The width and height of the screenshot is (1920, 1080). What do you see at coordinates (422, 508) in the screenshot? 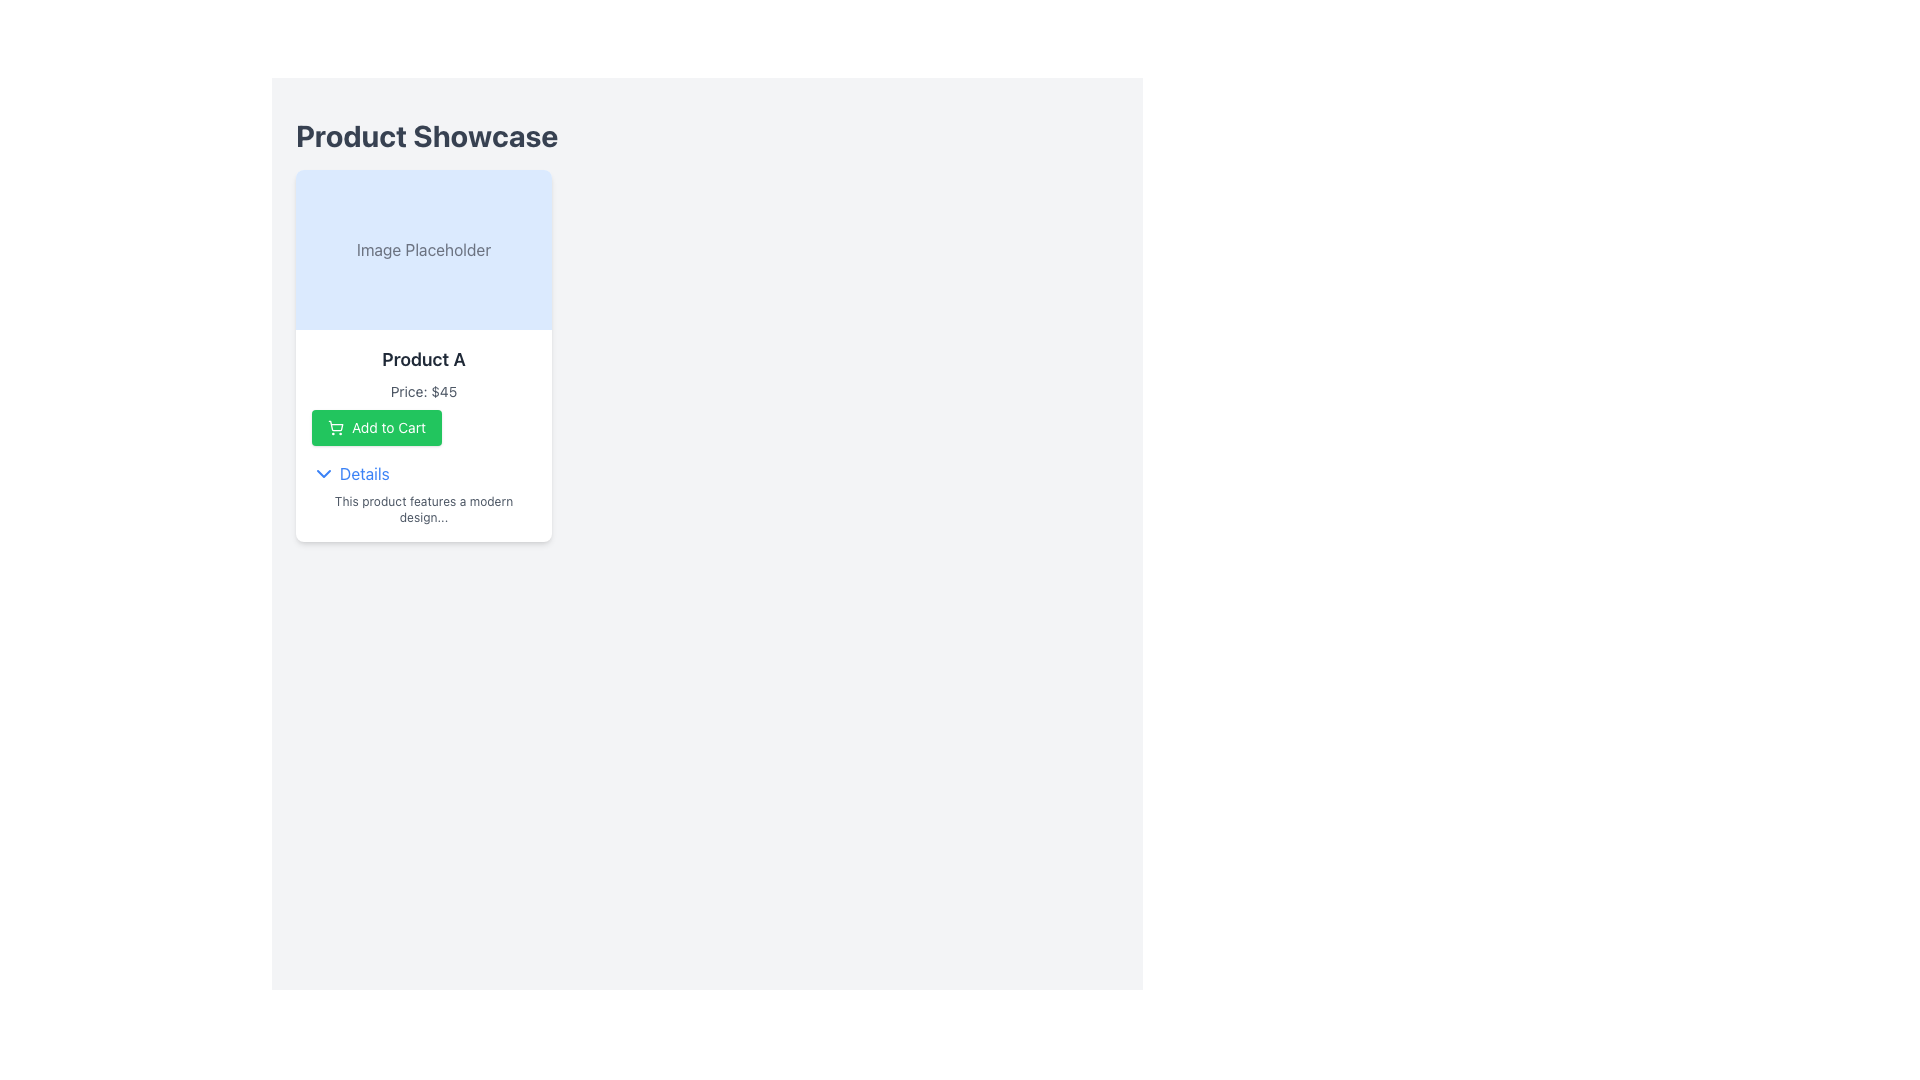
I see `the small text description reading, 'This product features a modern design...' which is positioned below the 'Details' toggle in the product card` at bounding box center [422, 508].